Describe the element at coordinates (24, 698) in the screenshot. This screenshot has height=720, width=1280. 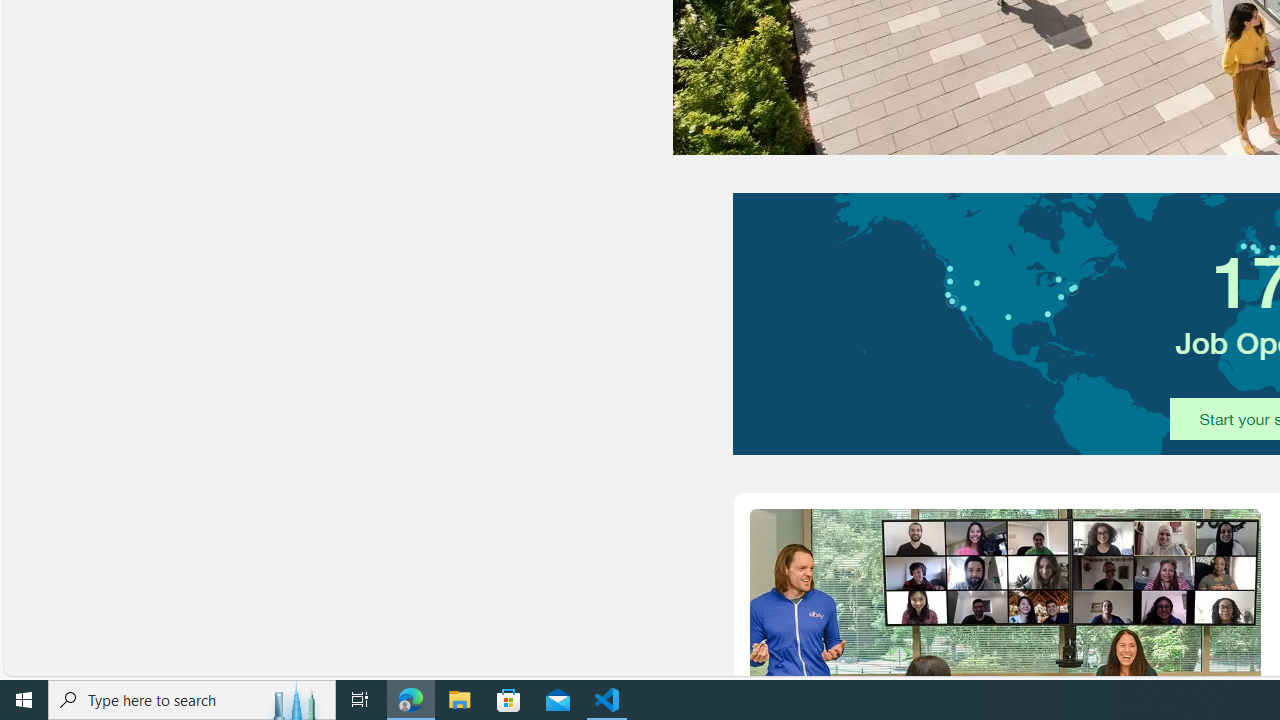
I see `'Start'` at that location.